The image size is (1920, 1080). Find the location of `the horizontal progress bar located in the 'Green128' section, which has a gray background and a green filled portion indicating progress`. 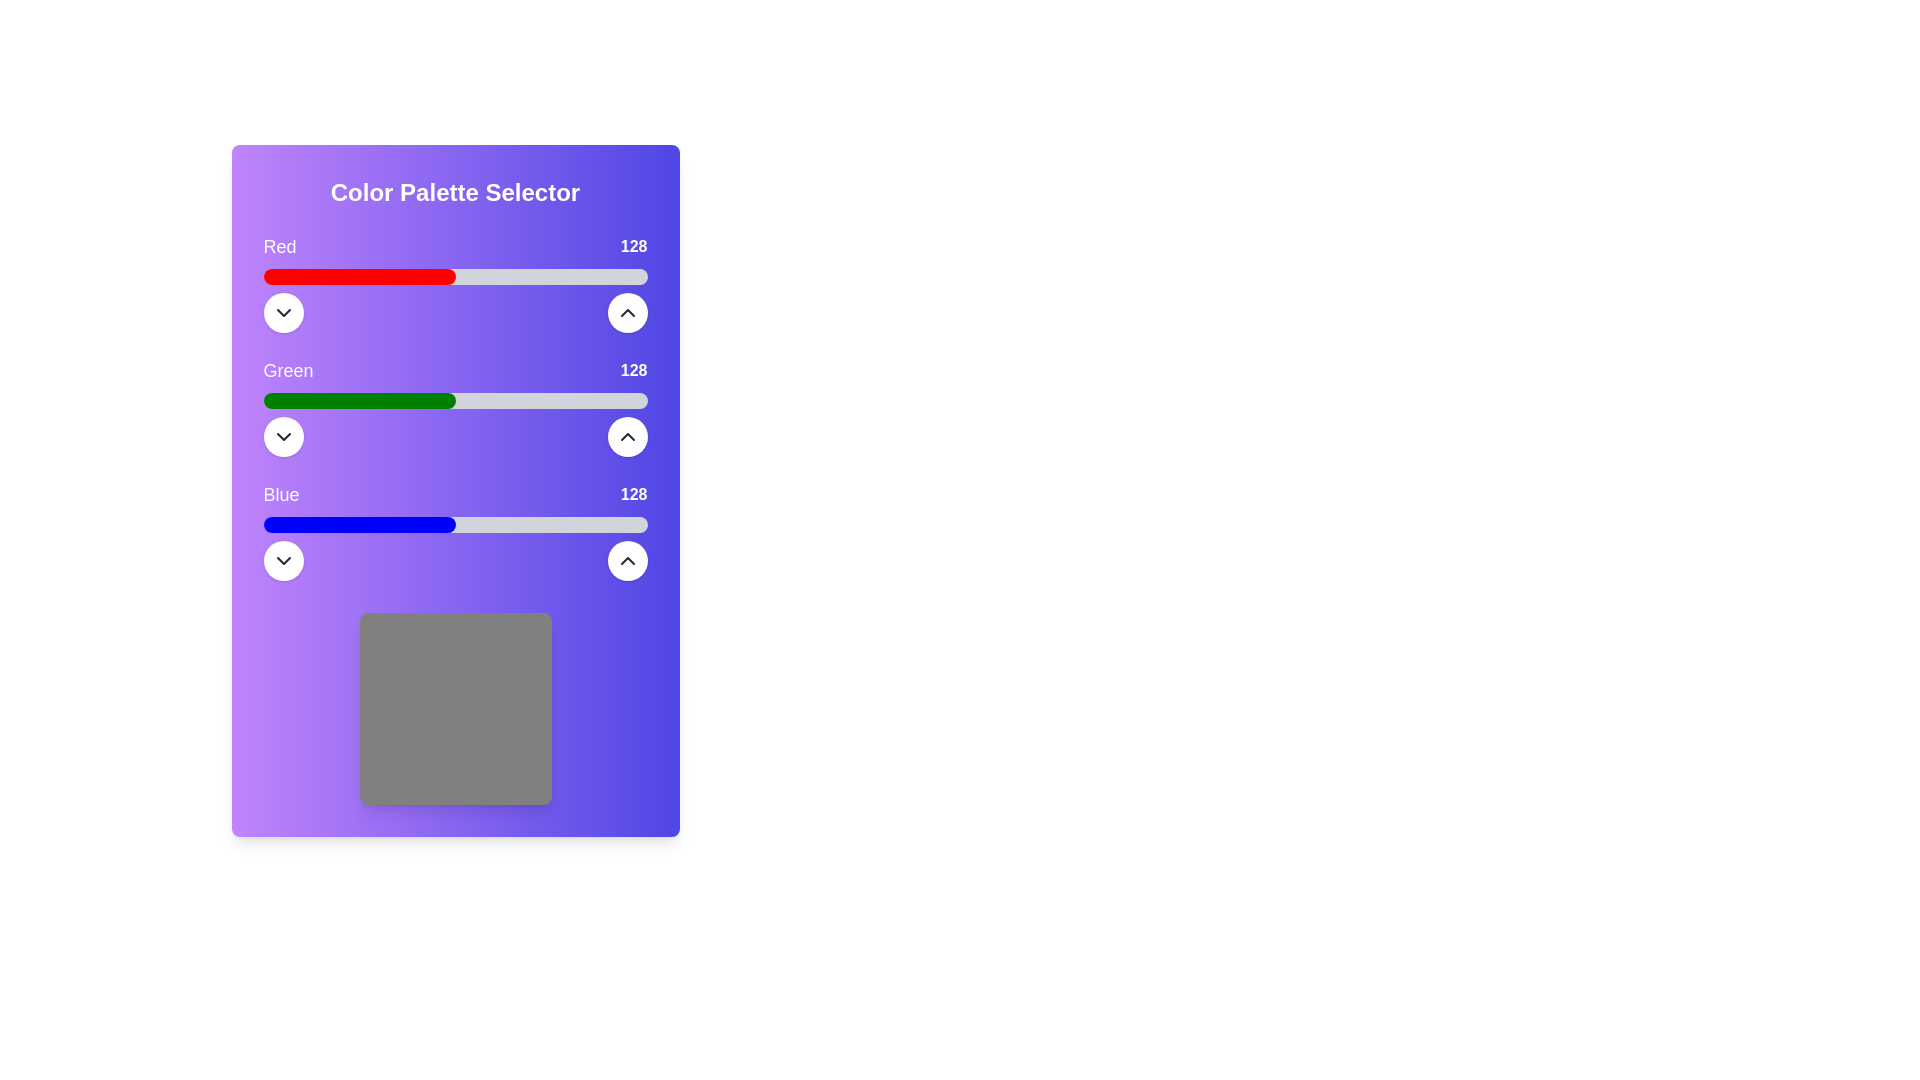

the horizontal progress bar located in the 'Green128' section, which has a gray background and a green filled portion indicating progress is located at coordinates (454, 401).